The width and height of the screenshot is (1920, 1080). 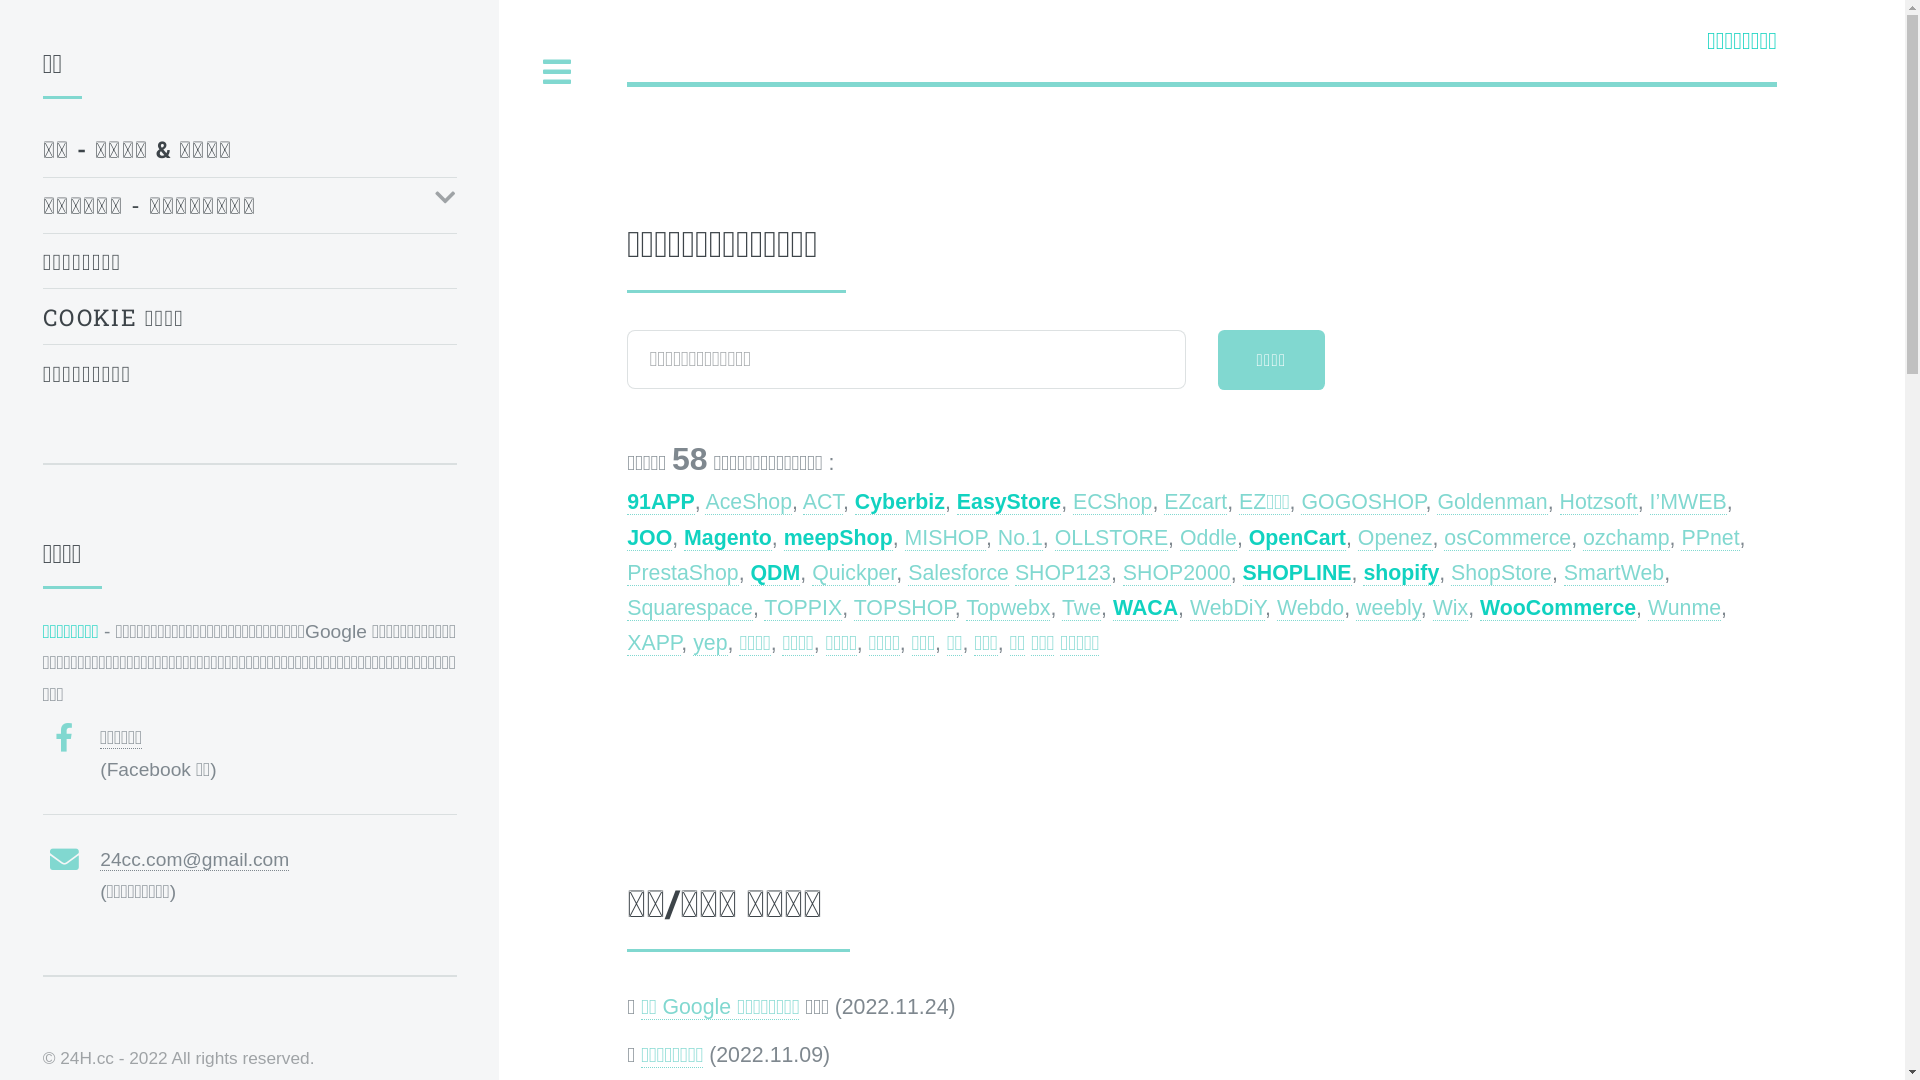 I want to click on 'Topwebx', so click(x=1008, y=607).